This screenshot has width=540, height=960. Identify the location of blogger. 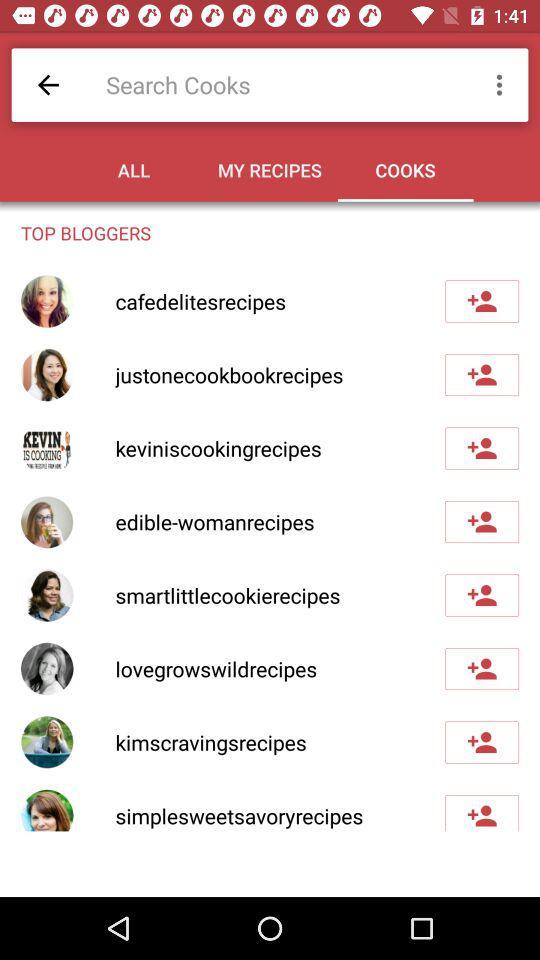
(481, 373).